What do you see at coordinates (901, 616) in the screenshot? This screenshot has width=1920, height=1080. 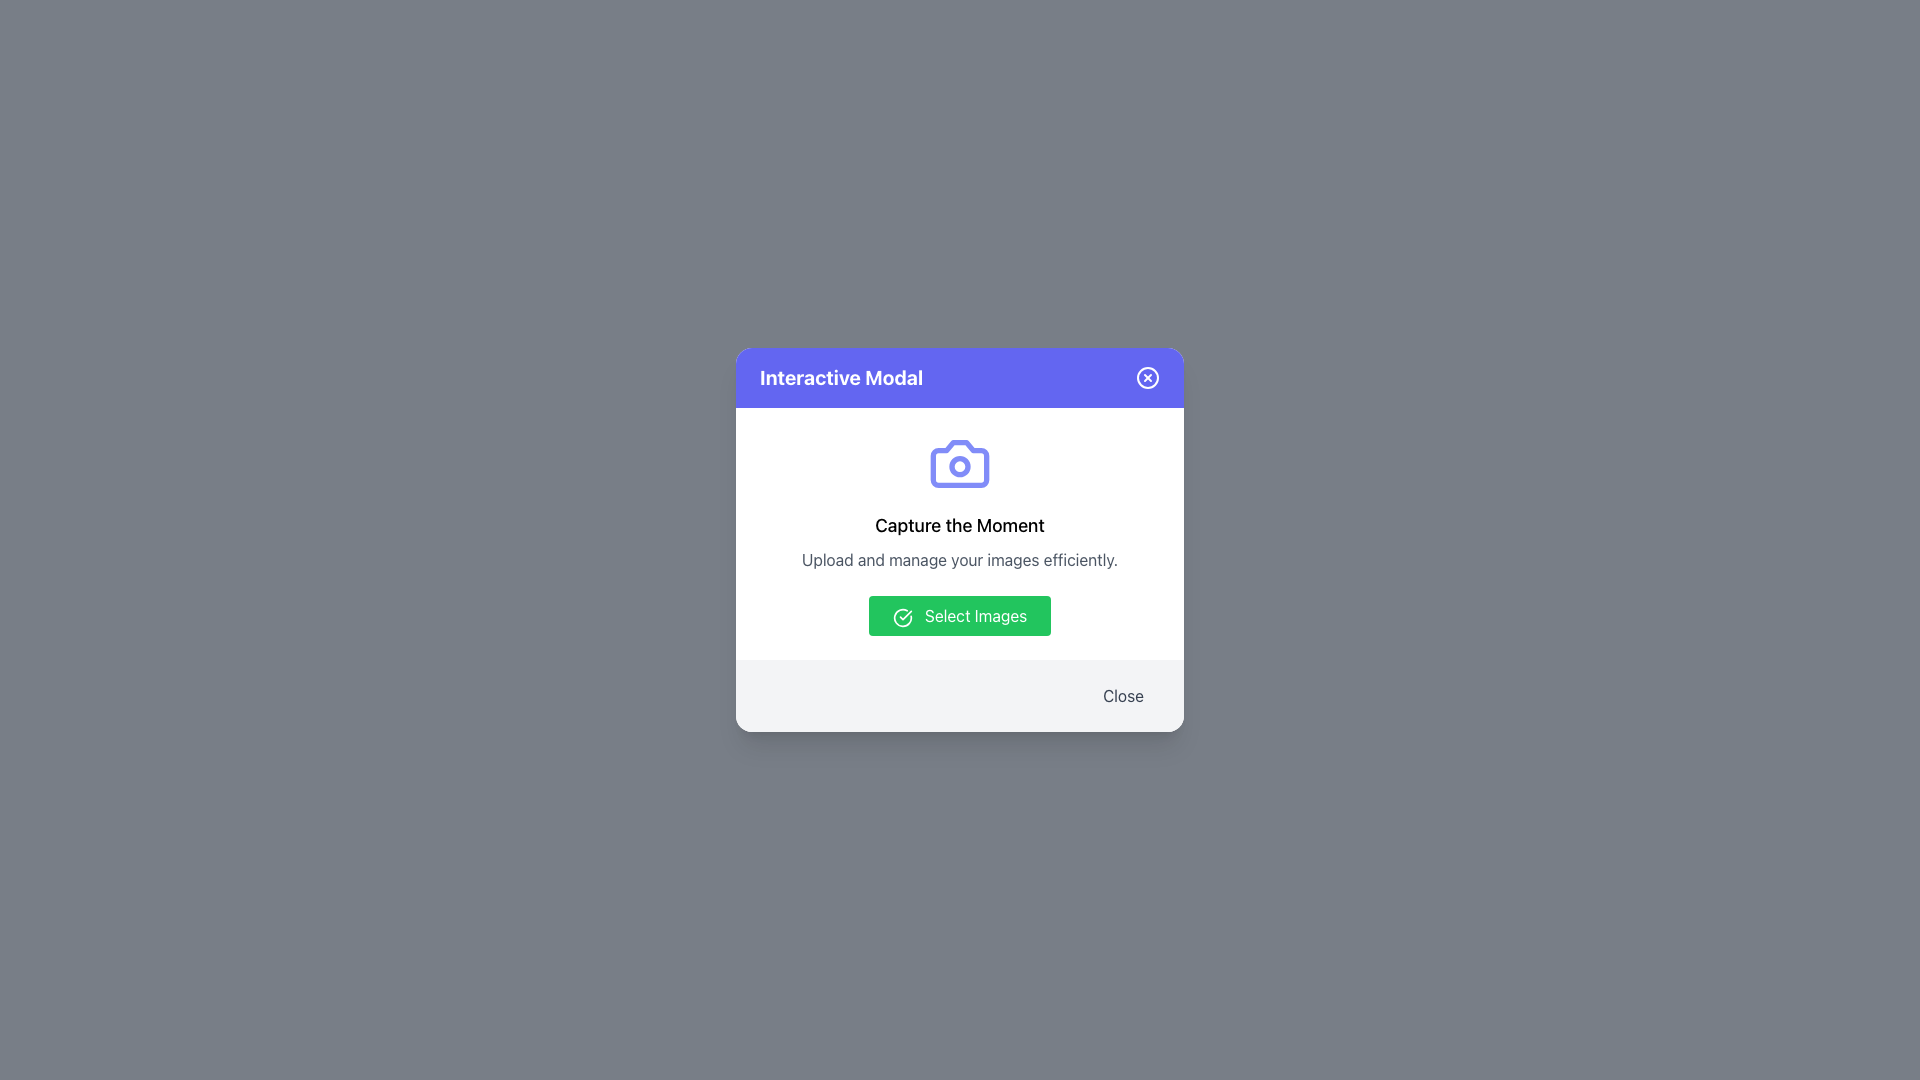 I see `the checkmark icon inside a green circle, which is located to the left of the 'Select Images' button` at bounding box center [901, 616].